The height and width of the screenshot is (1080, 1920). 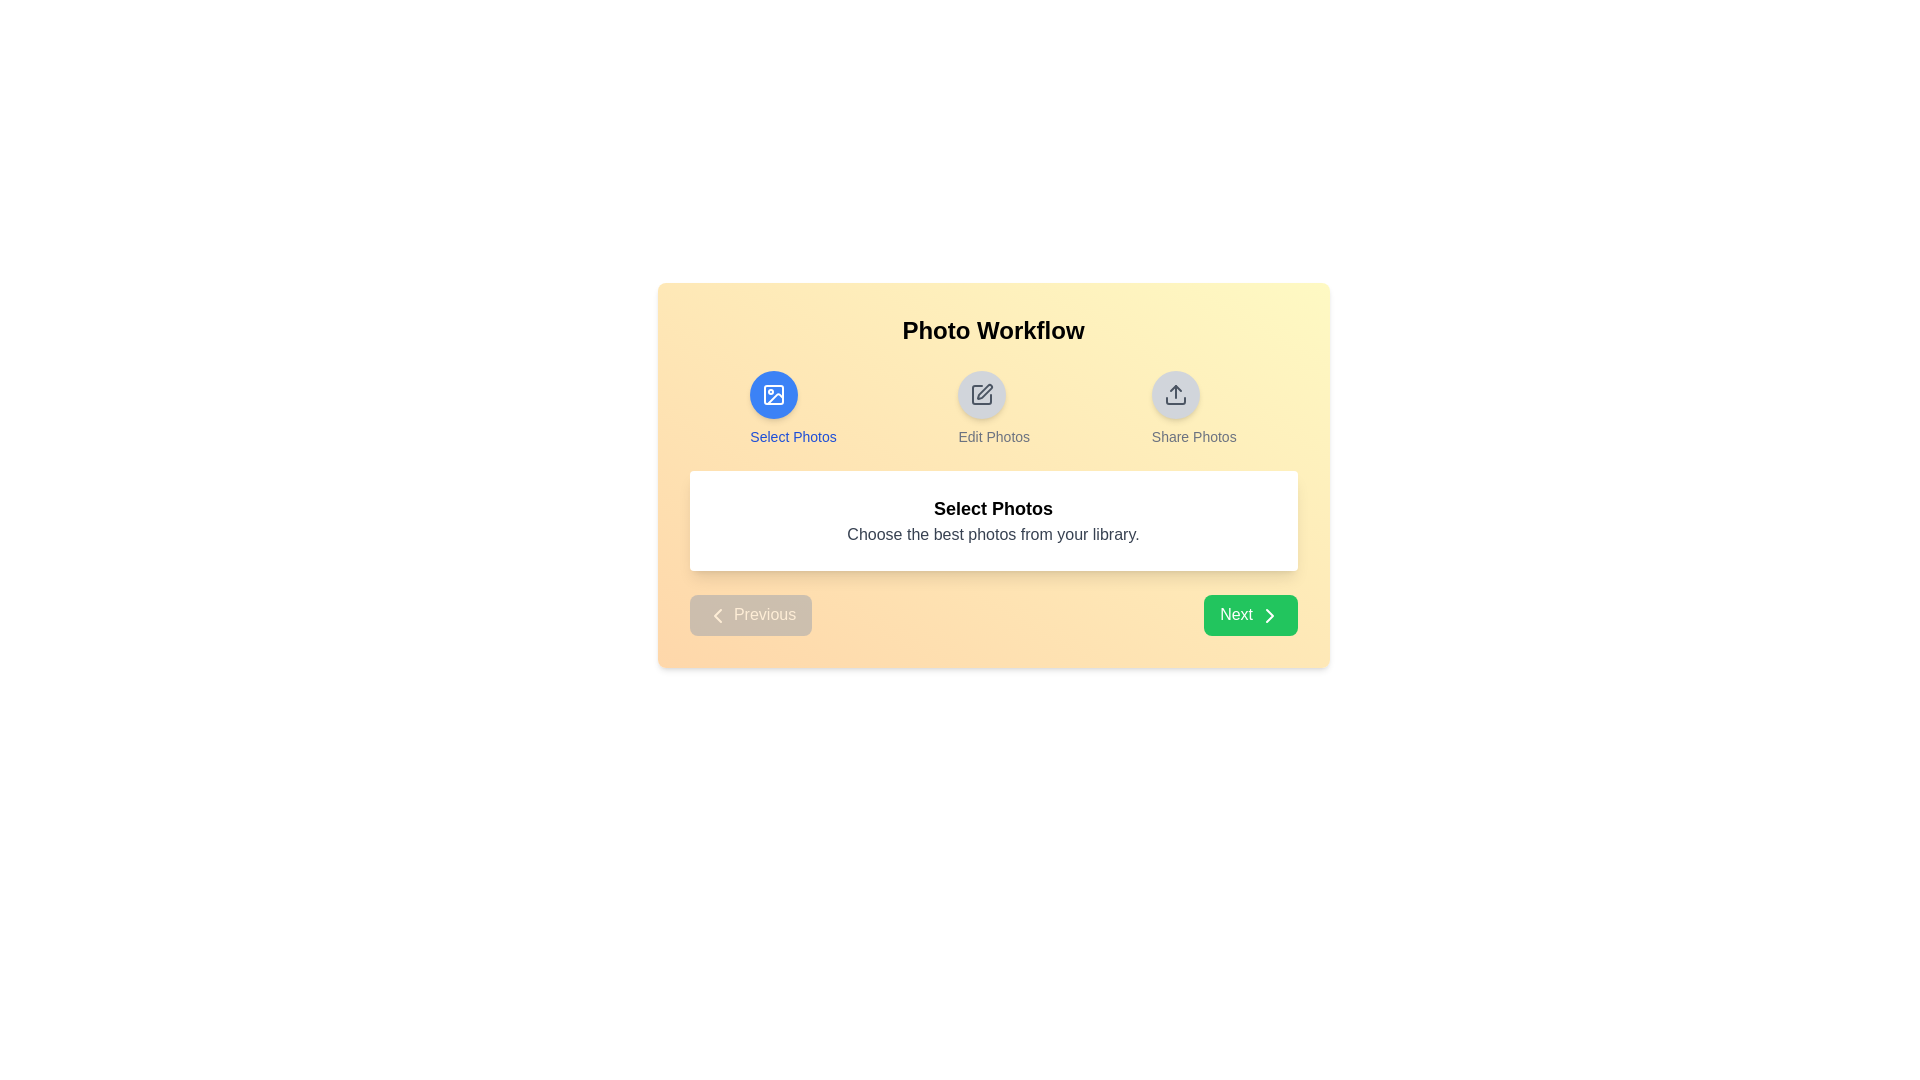 What do you see at coordinates (773, 394) in the screenshot?
I see `the highlighted step to view its description` at bounding box center [773, 394].